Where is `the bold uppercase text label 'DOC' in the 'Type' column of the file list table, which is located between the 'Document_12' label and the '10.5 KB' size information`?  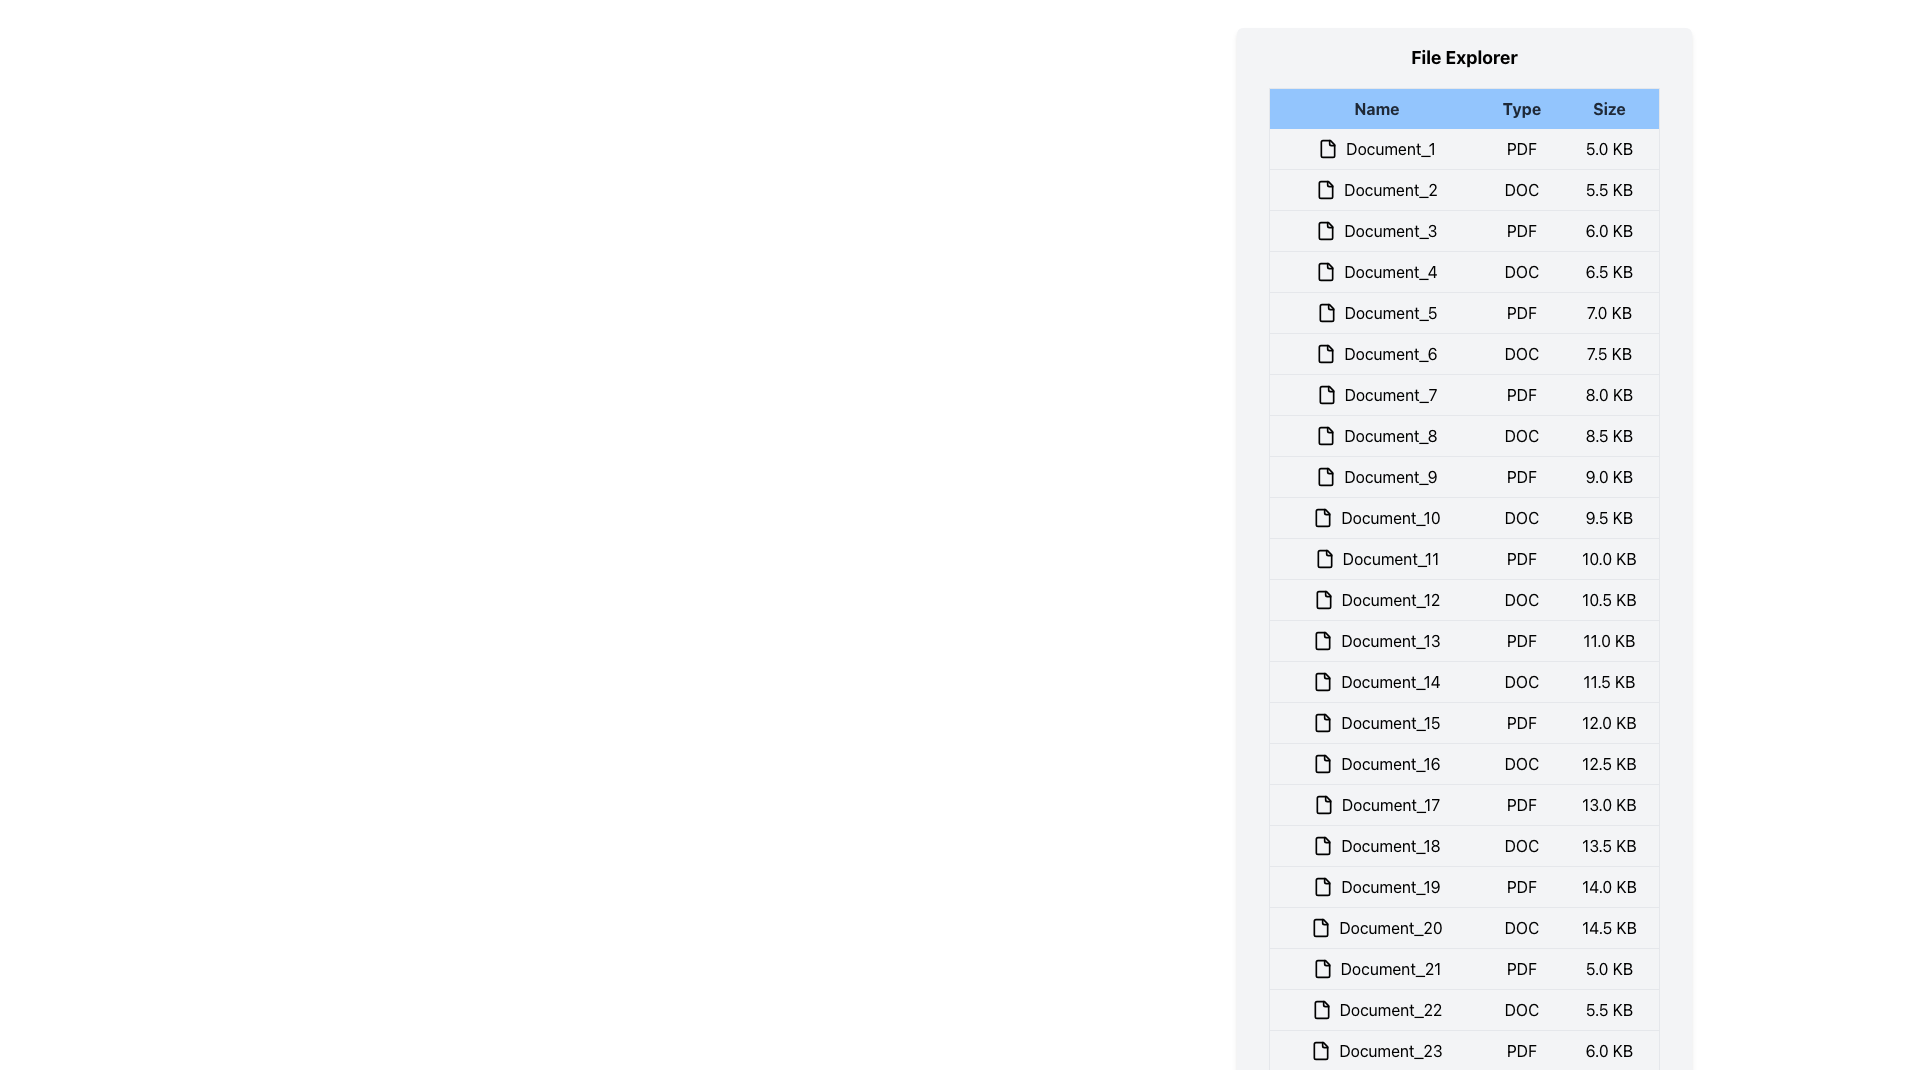 the bold uppercase text label 'DOC' in the 'Type' column of the file list table, which is located between the 'Document_12' label and the '10.5 KB' size information is located at coordinates (1520, 599).